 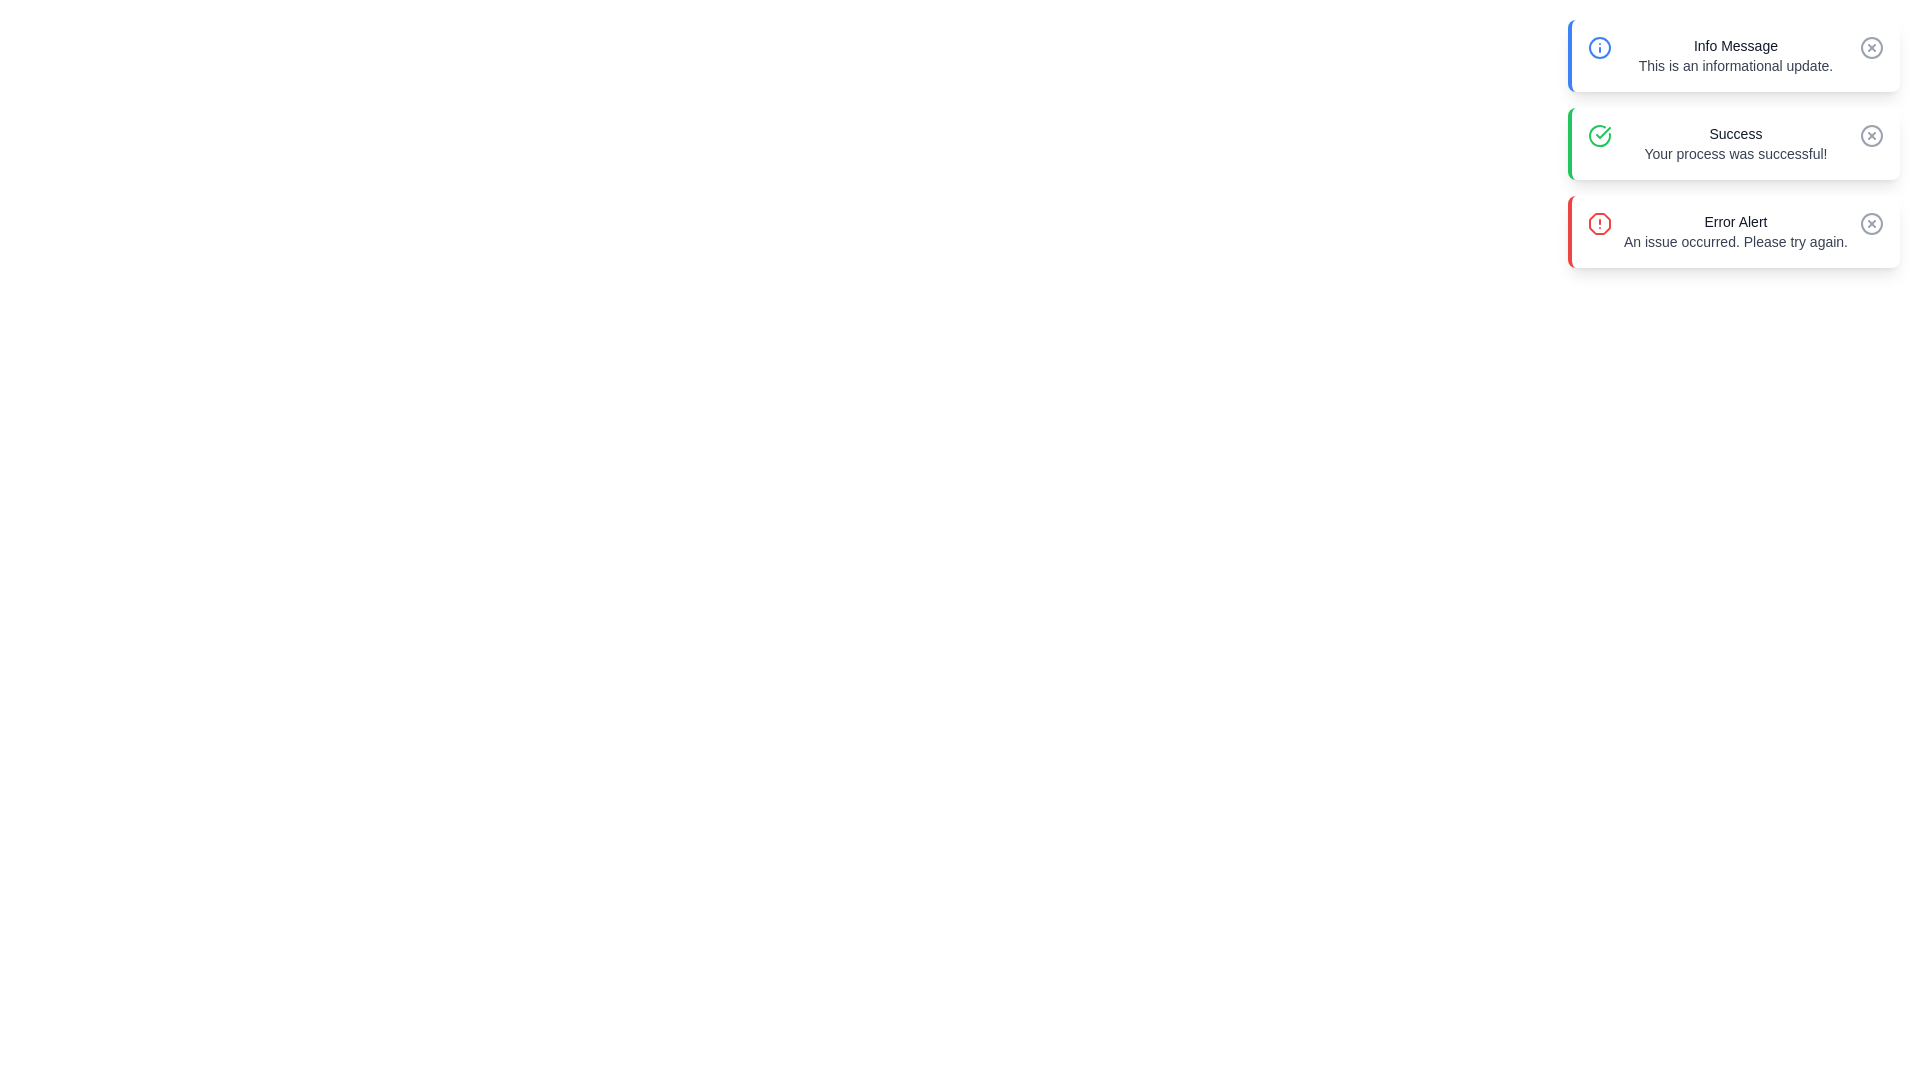 I want to click on the 'Info Message' text label, which is displayed in a medium-sized, bold font with gray coloring, located at the top of a blue-highlighted informational message box, so click(x=1734, y=45).